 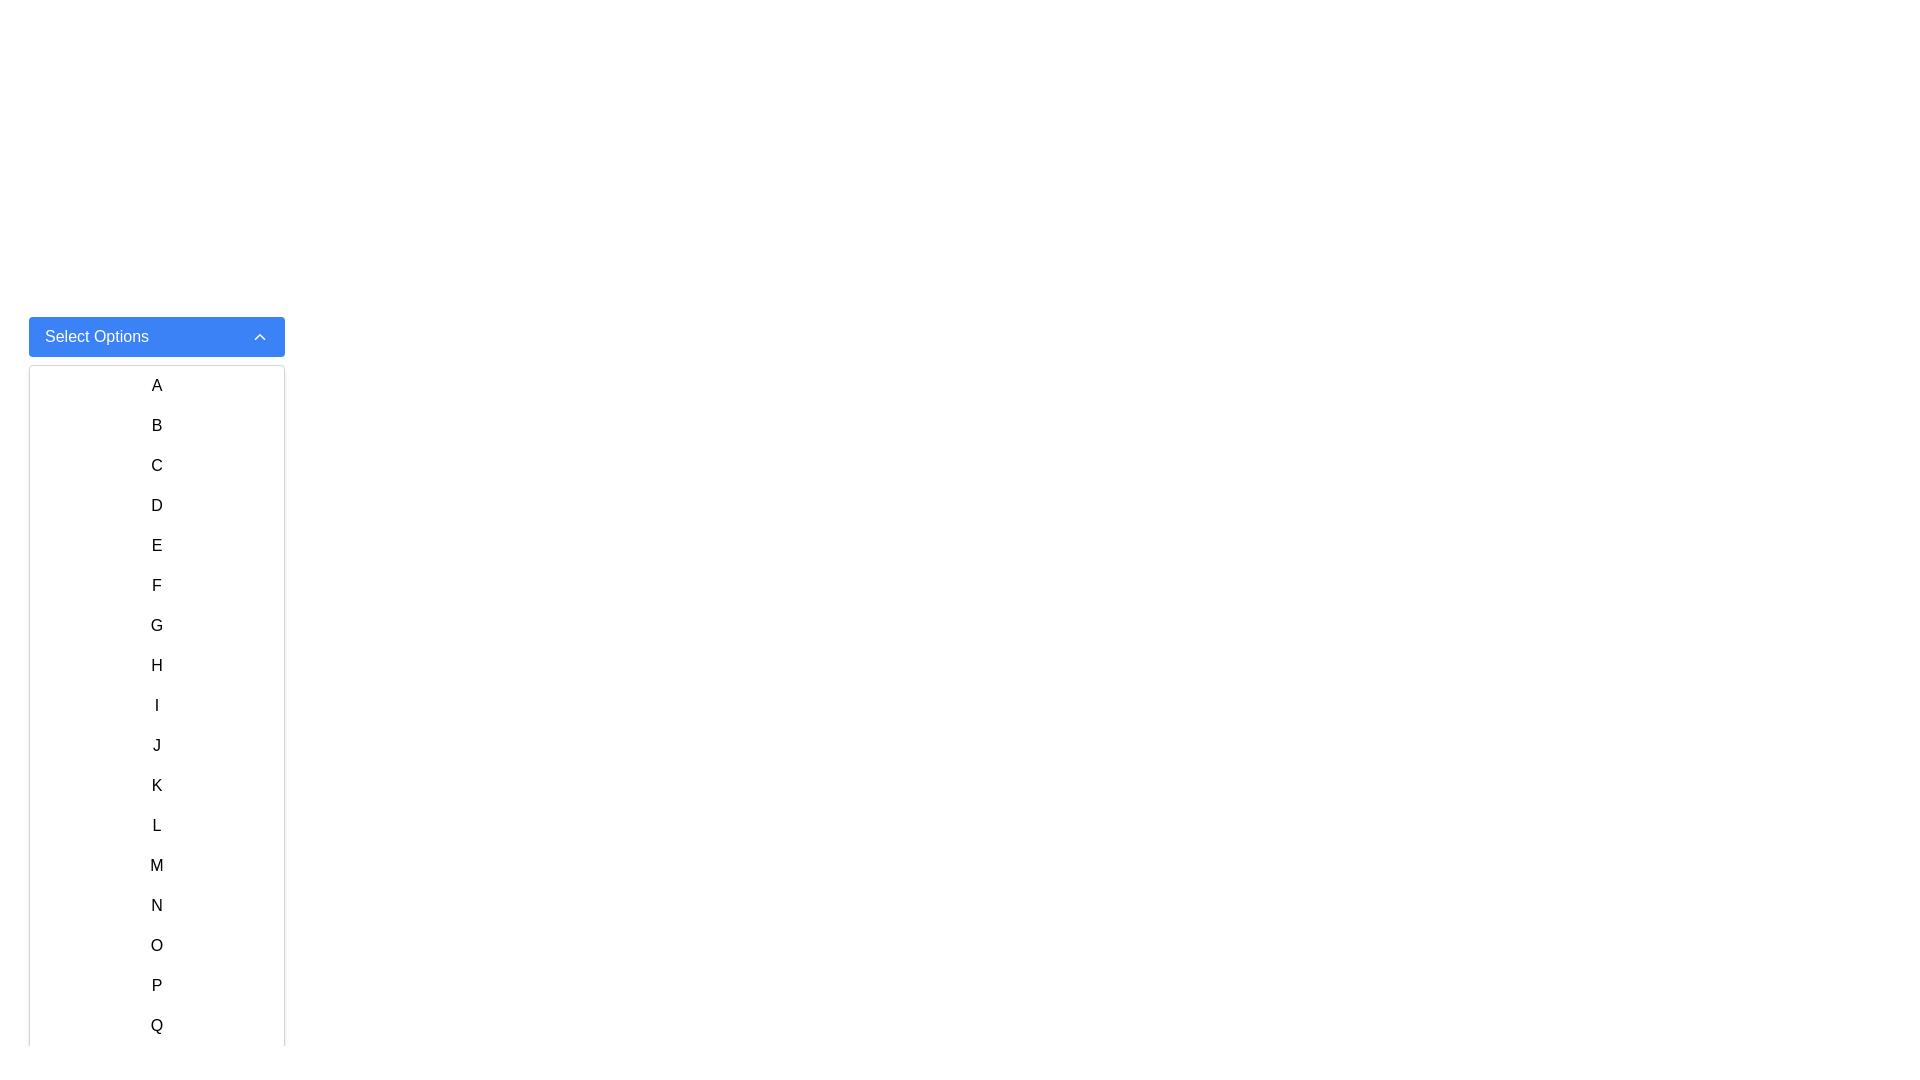 What do you see at coordinates (95, 335) in the screenshot?
I see `the text label 'Select Options' which is part of a dropdown trigger element on the left side of a button-like region` at bounding box center [95, 335].